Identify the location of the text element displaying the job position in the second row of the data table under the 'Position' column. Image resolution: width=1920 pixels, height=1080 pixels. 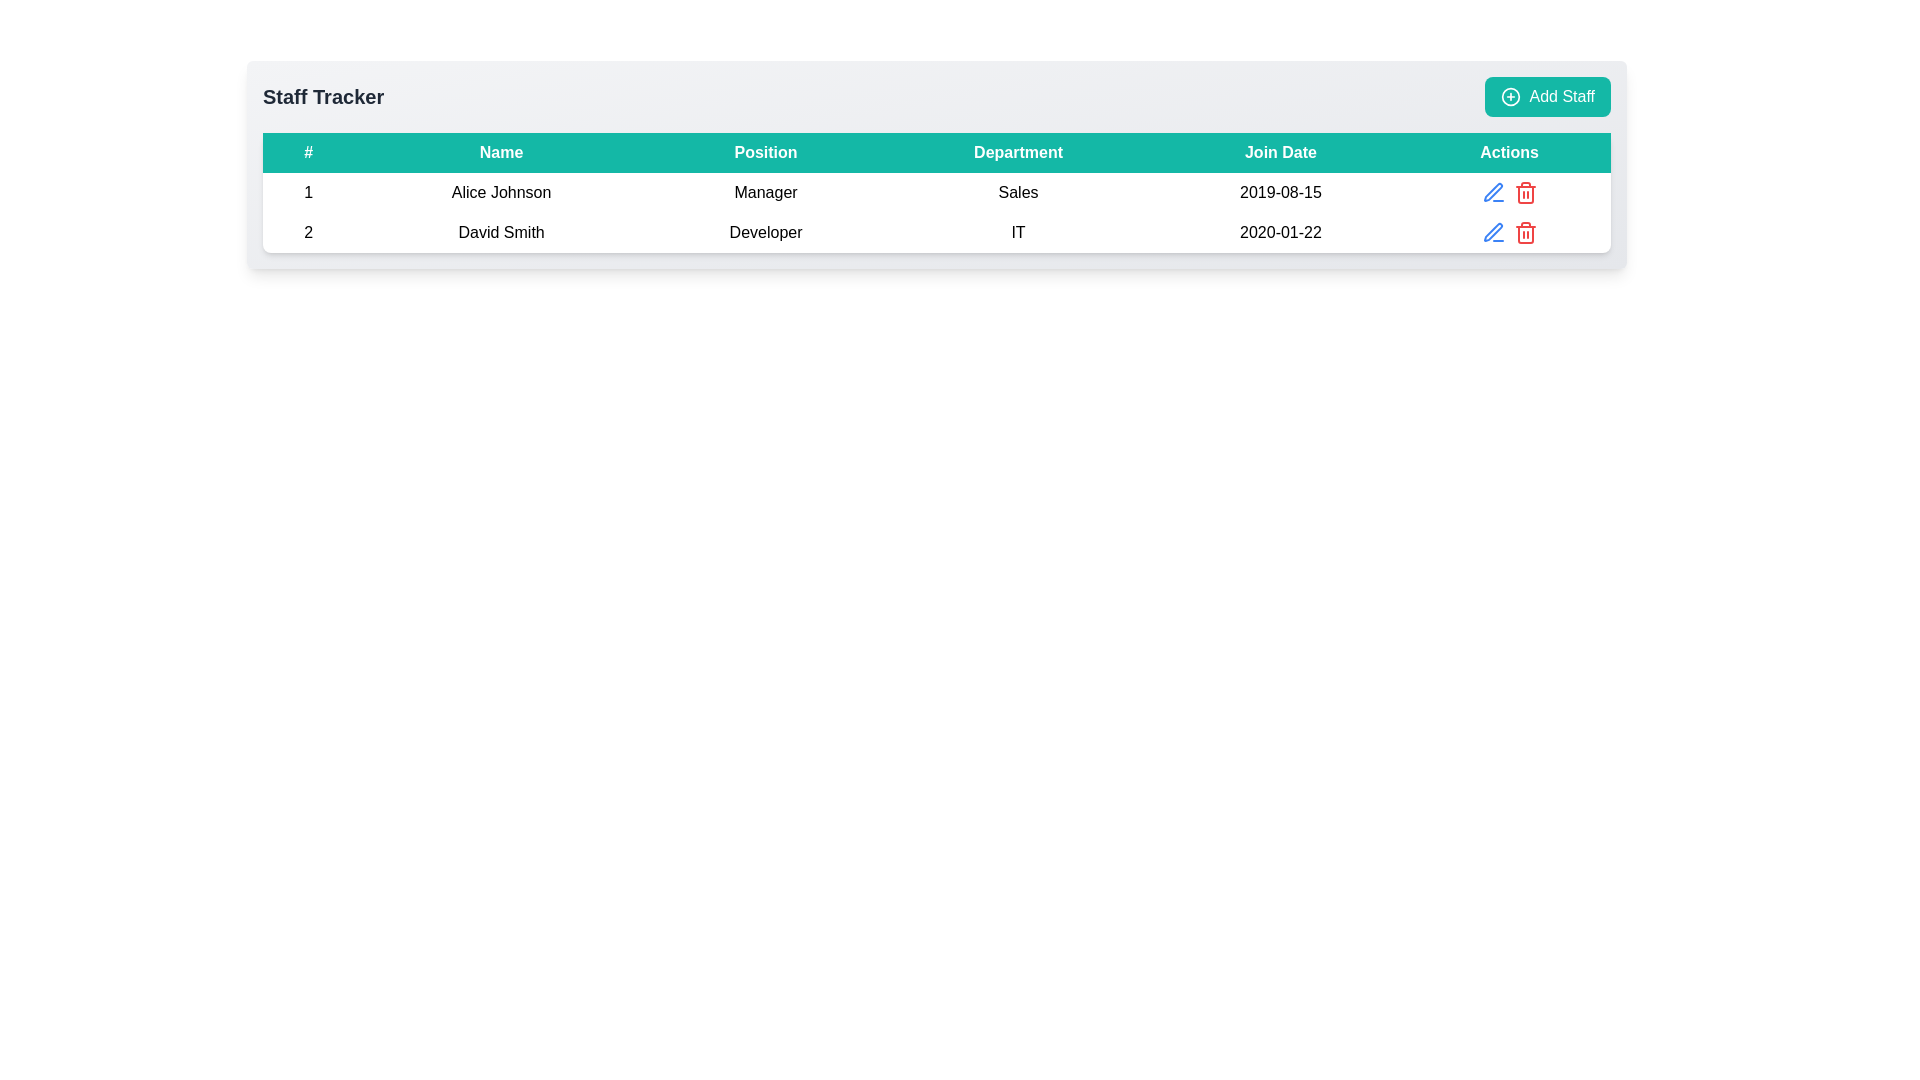
(765, 231).